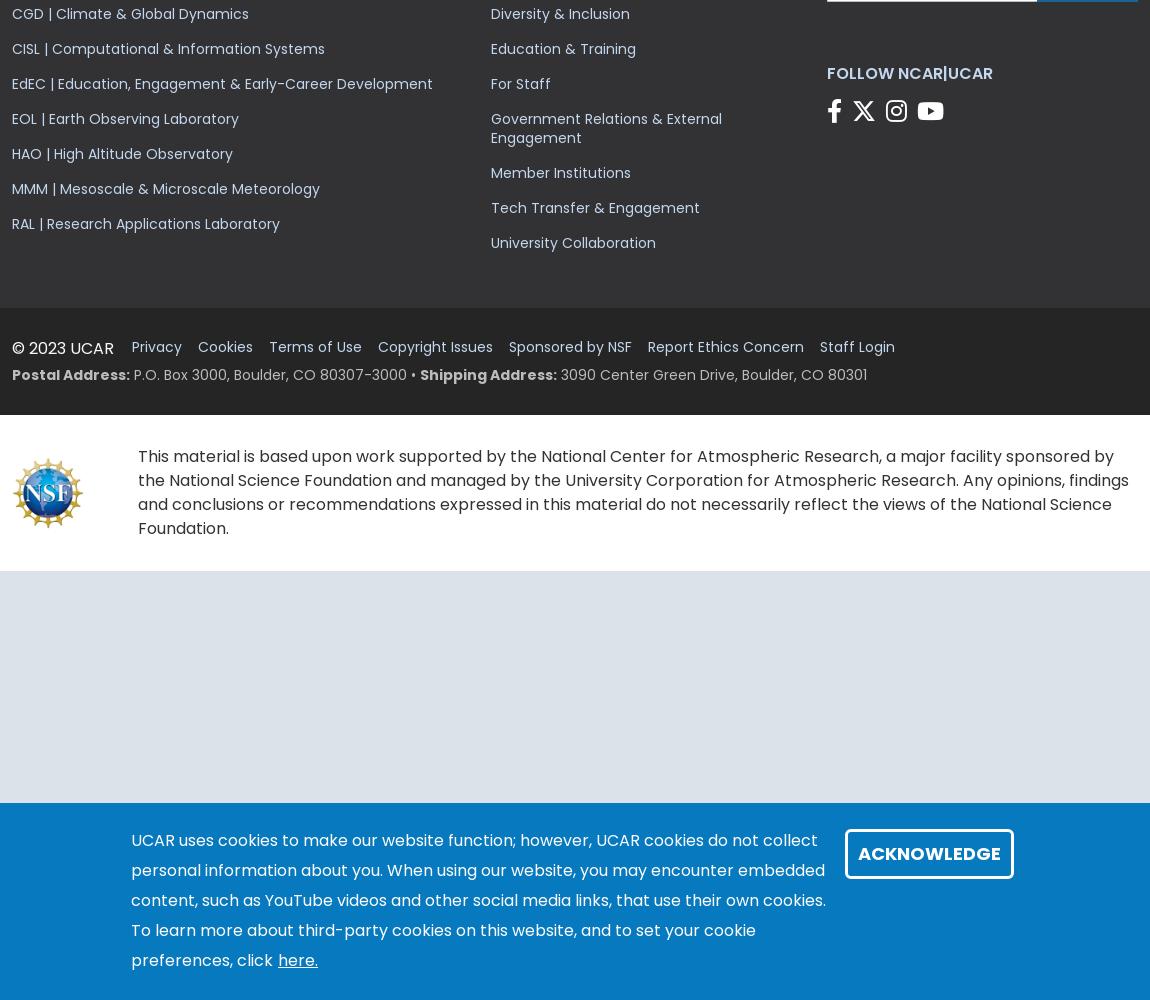  I want to click on 'Acknowledge', so click(929, 852).